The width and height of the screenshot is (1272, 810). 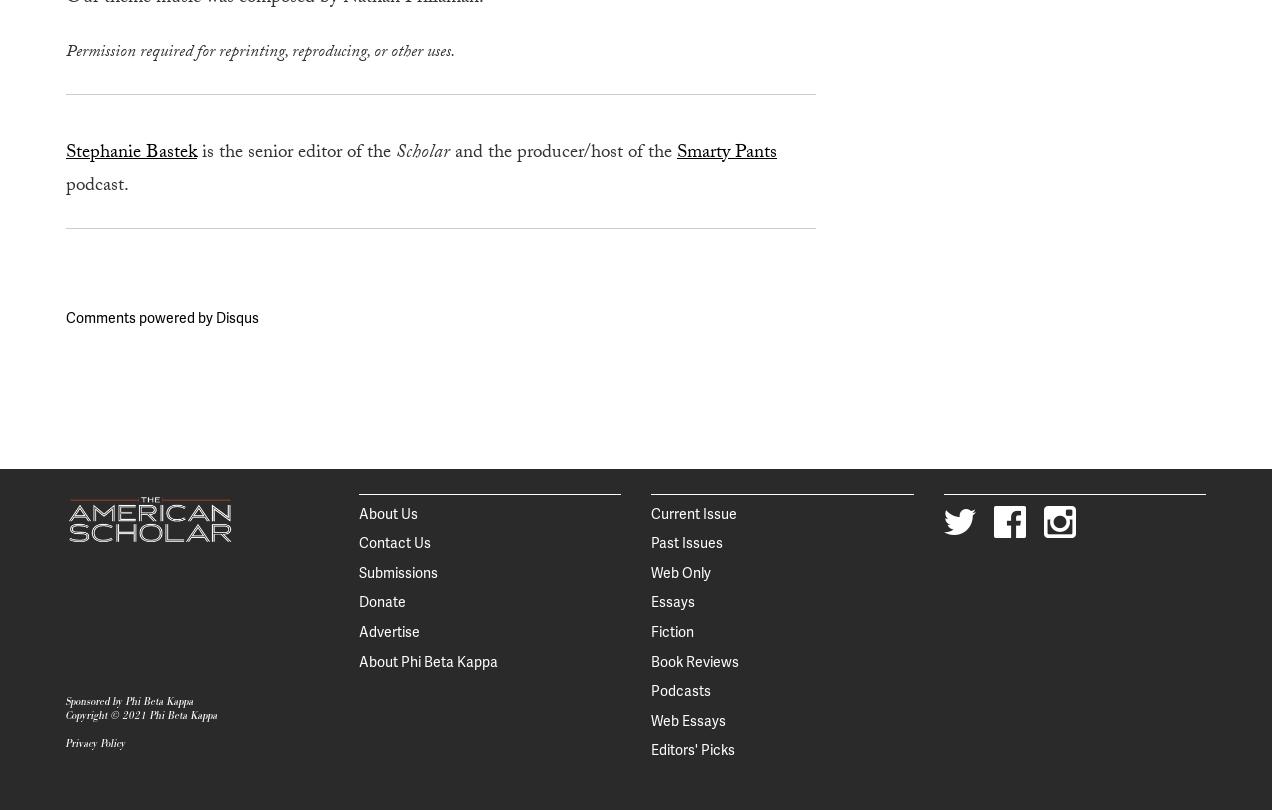 I want to click on 'Web Only', so click(x=680, y=572).